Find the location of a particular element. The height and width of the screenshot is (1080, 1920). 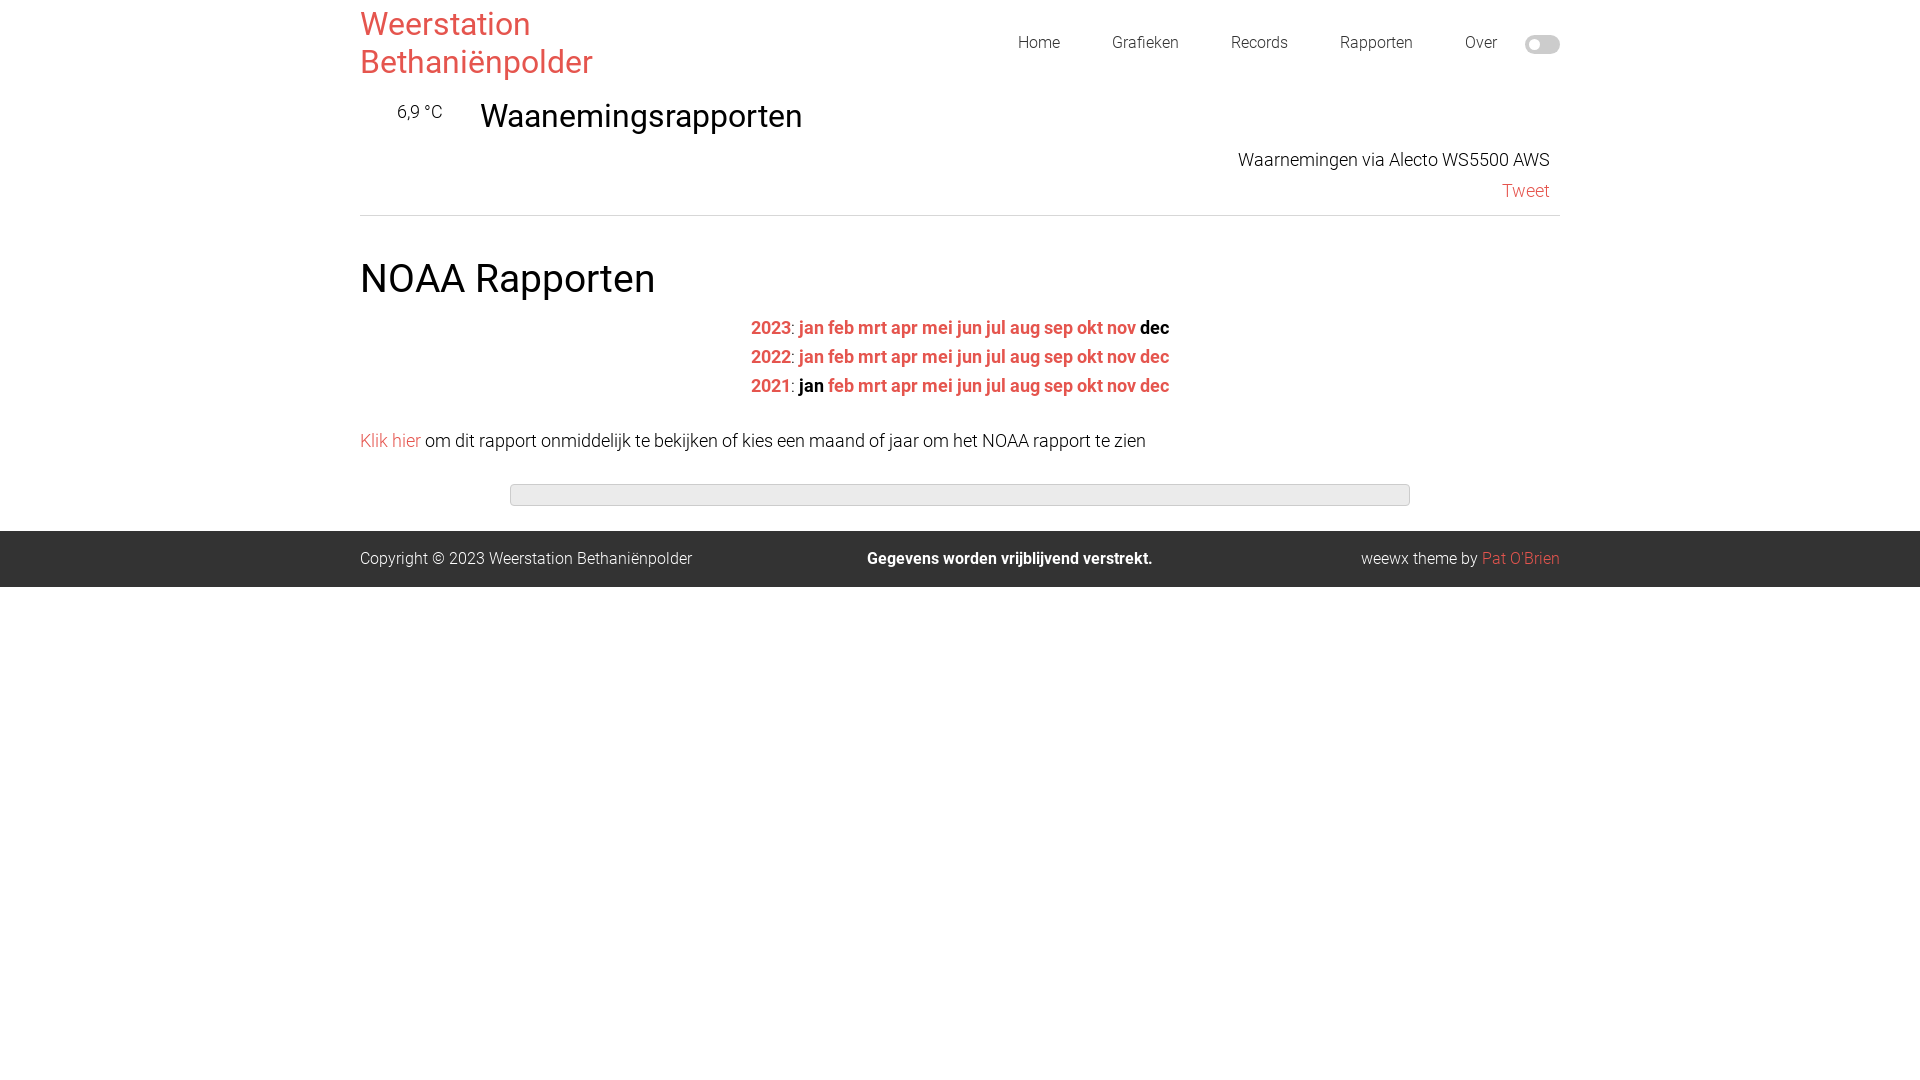

'aug' is located at coordinates (1025, 385).